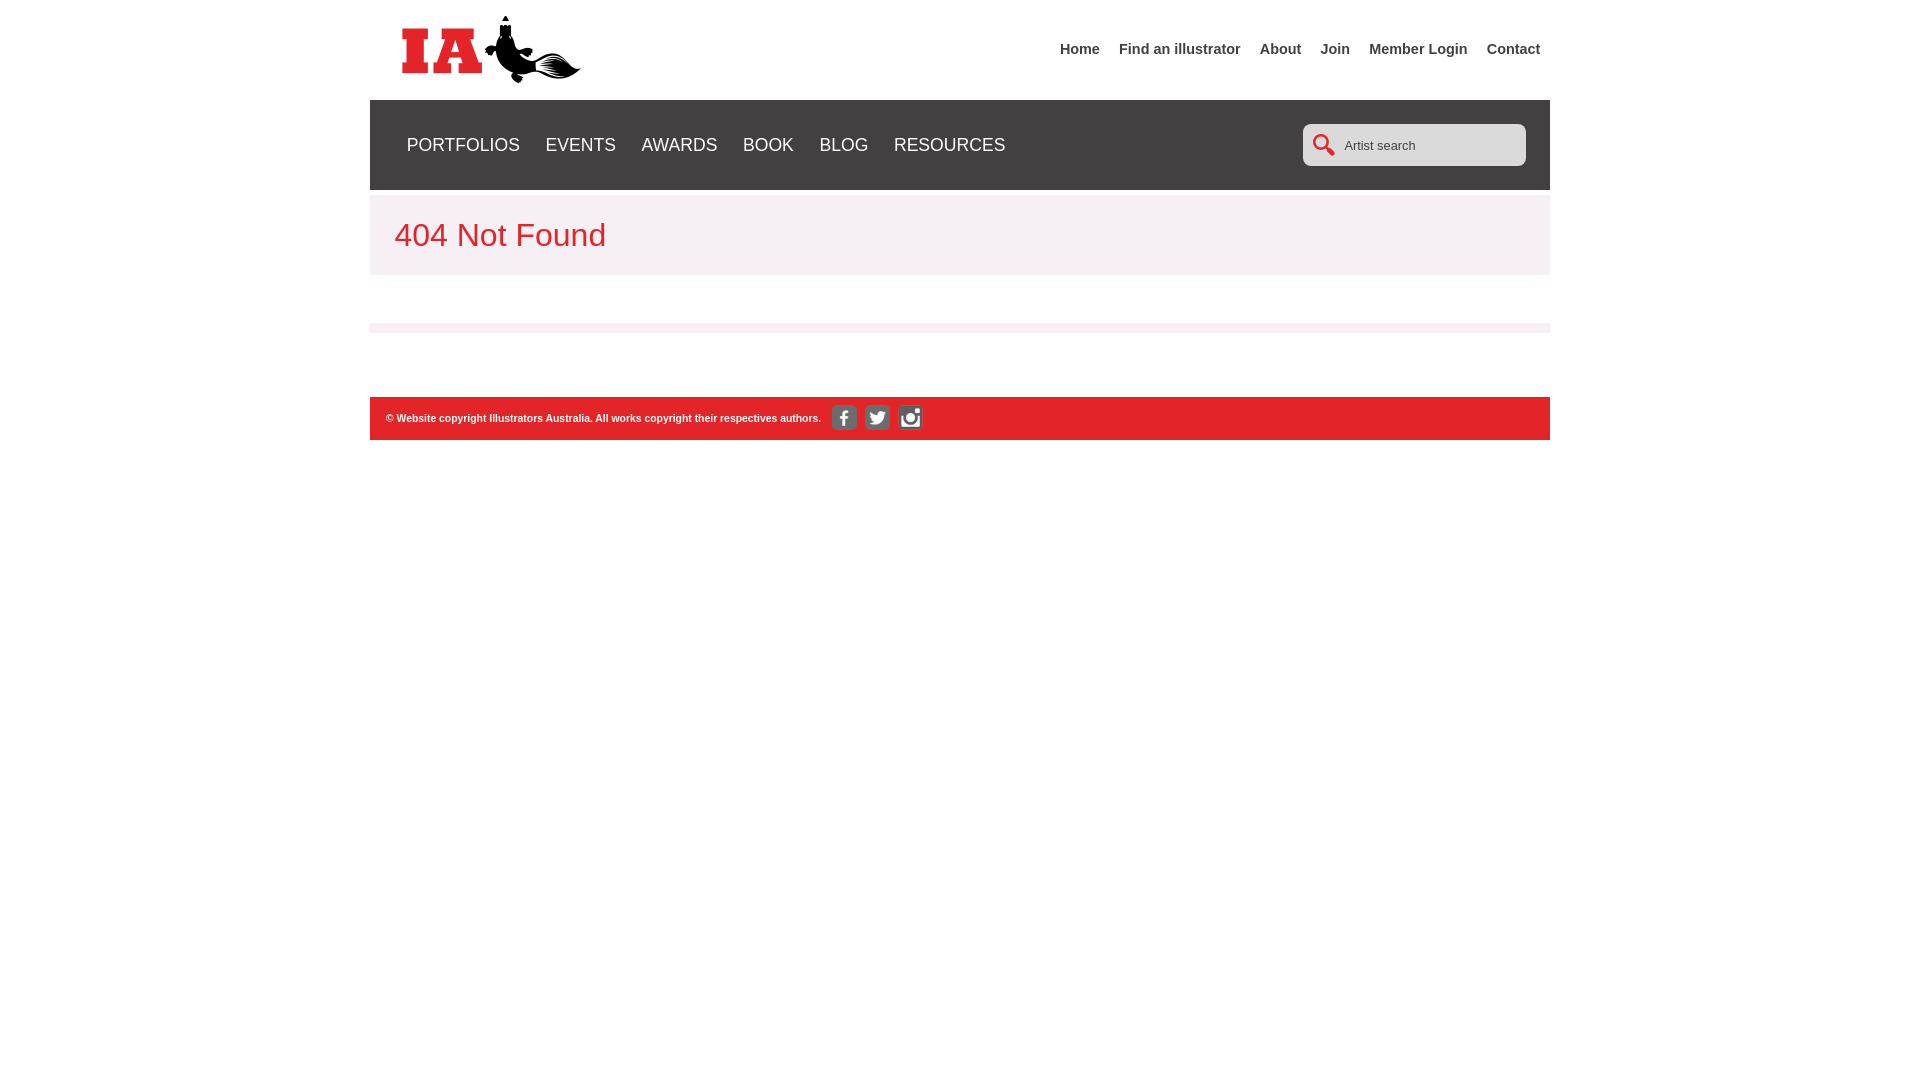 The image size is (1920, 1080). What do you see at coordinates (678, 144) in the screenshot?
I see `'AWARDS'` at bounding box center [678, 144].